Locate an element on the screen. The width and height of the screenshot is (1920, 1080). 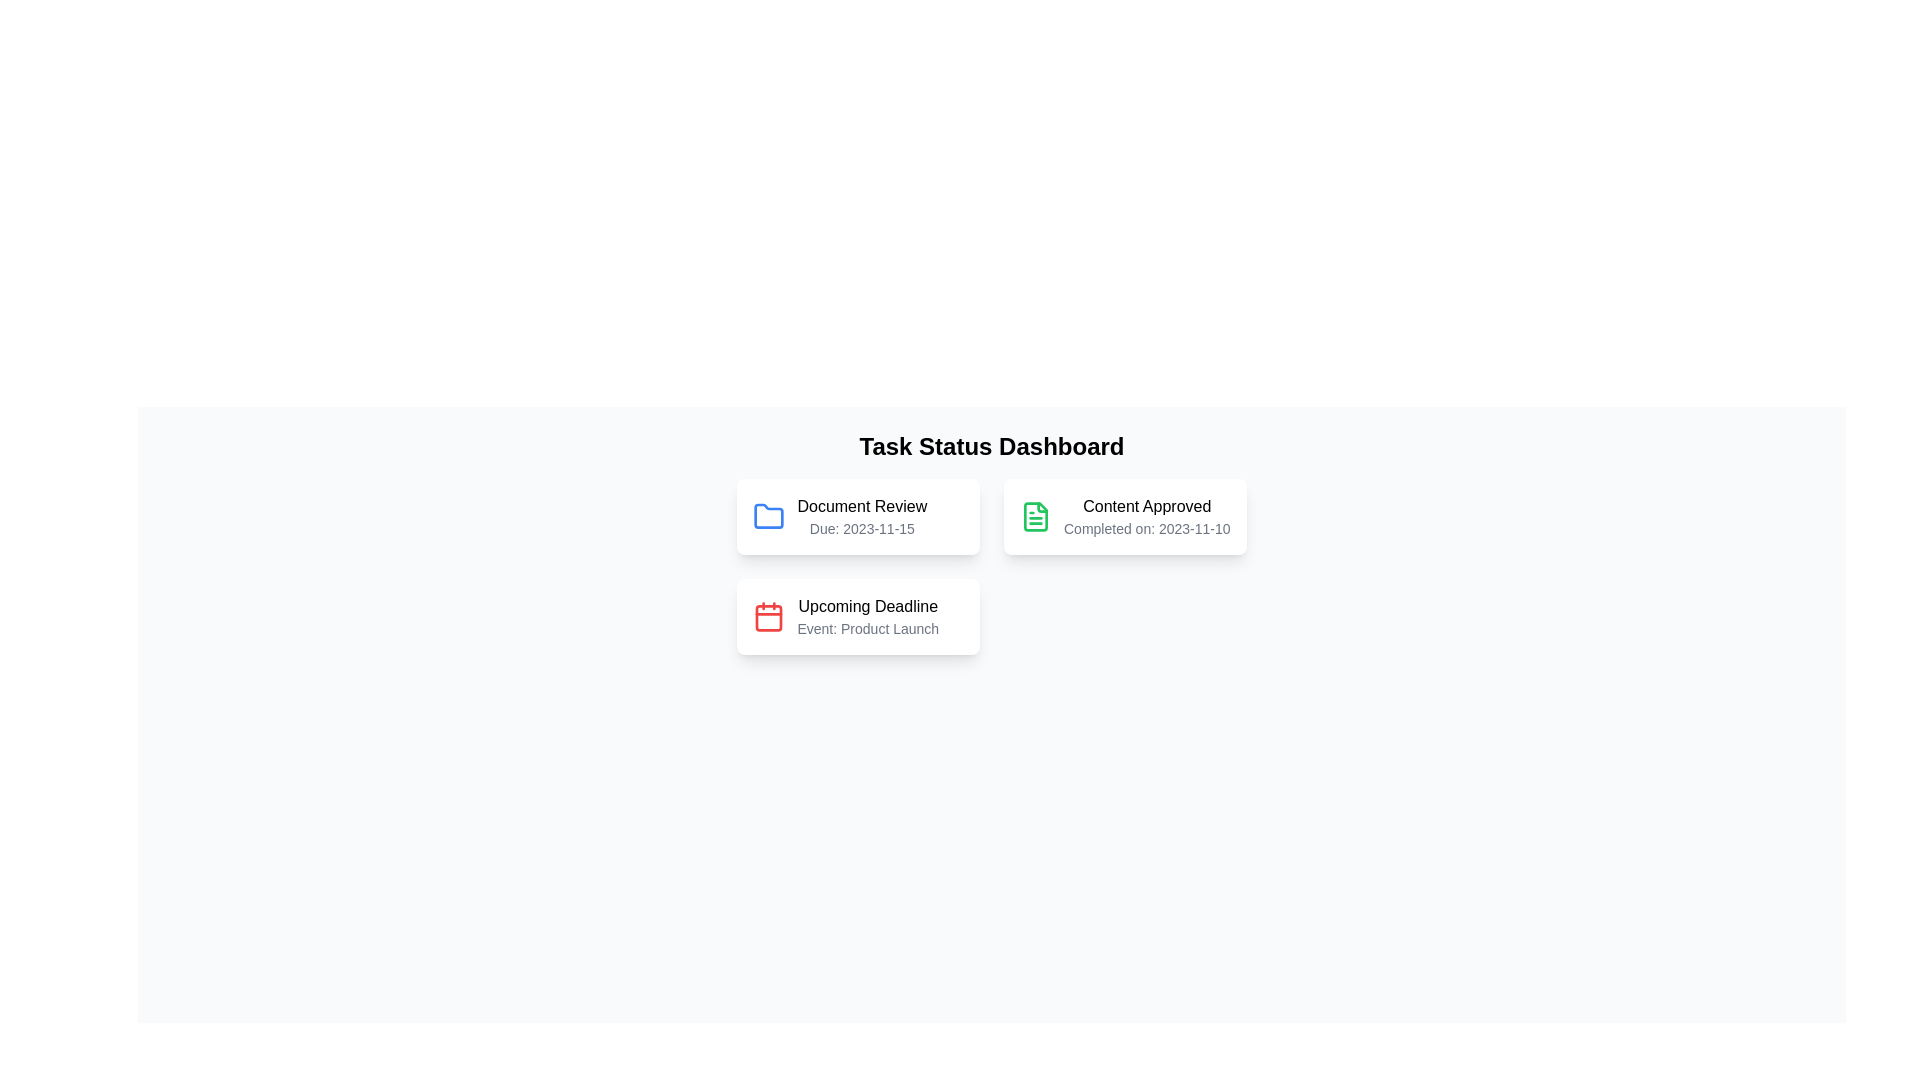
the green file icon with text lines inside, which indicates a positive status, located to the left of the 'Content Approved' text is located at coordinates (1036, 515).